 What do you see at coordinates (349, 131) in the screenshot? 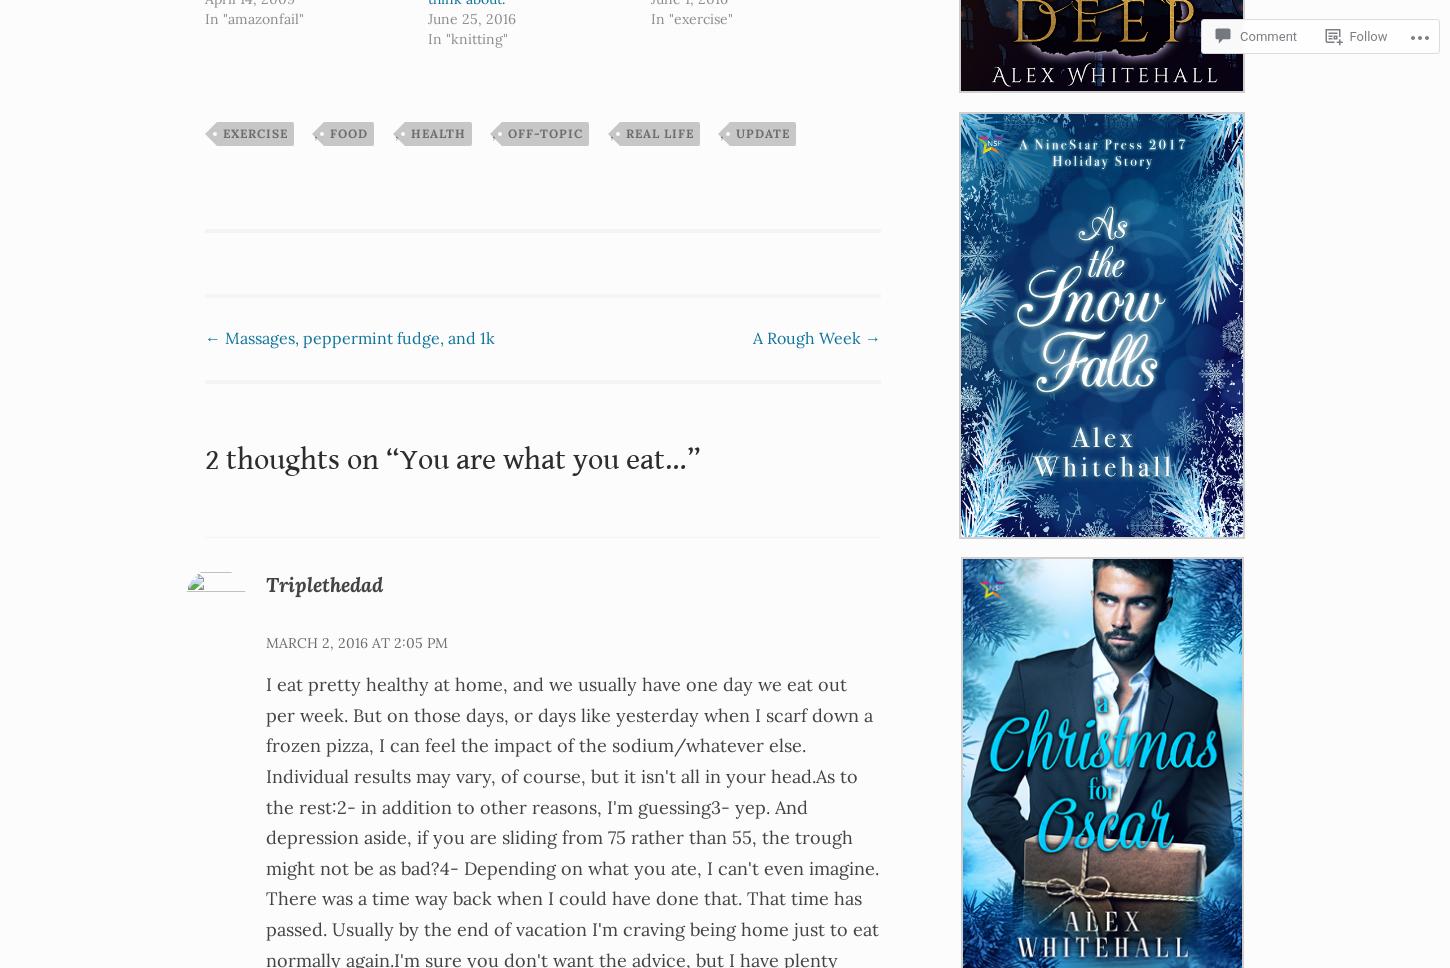
I see `'food'` at bounding box center [349, 131].